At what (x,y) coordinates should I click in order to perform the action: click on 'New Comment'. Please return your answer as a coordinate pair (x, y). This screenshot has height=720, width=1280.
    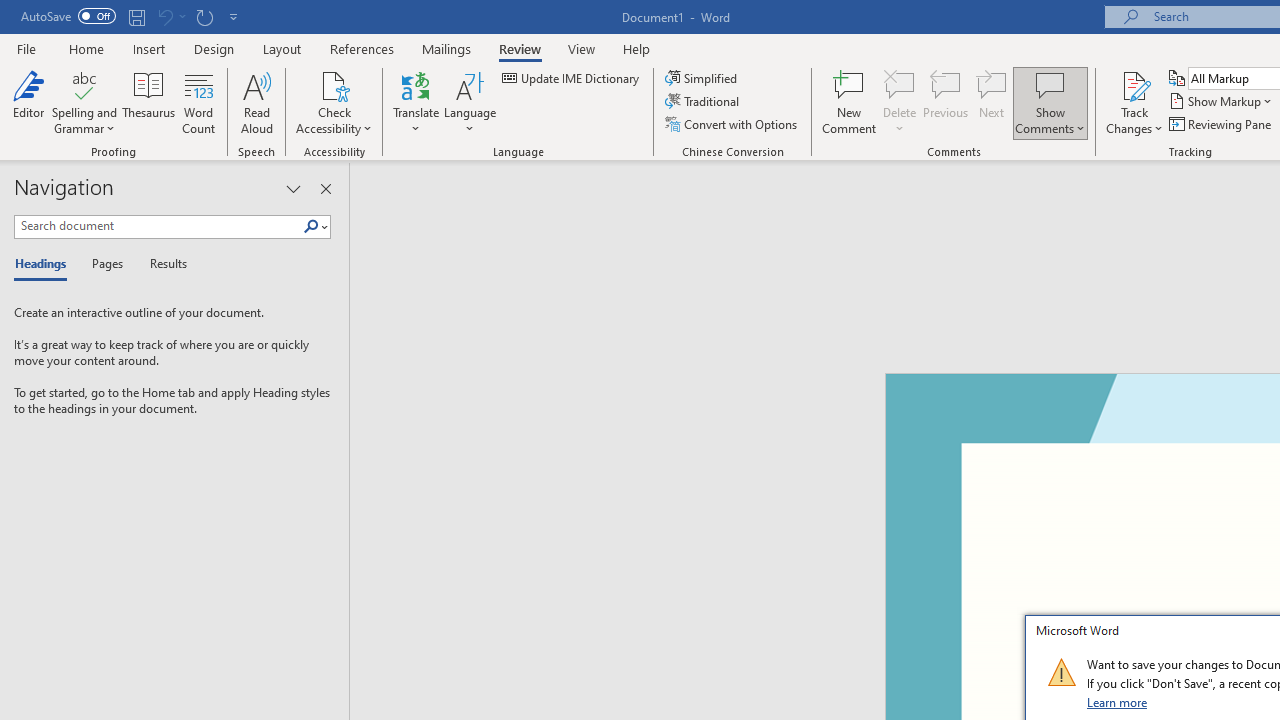
    Looking at the image, I should click on (849, 103).